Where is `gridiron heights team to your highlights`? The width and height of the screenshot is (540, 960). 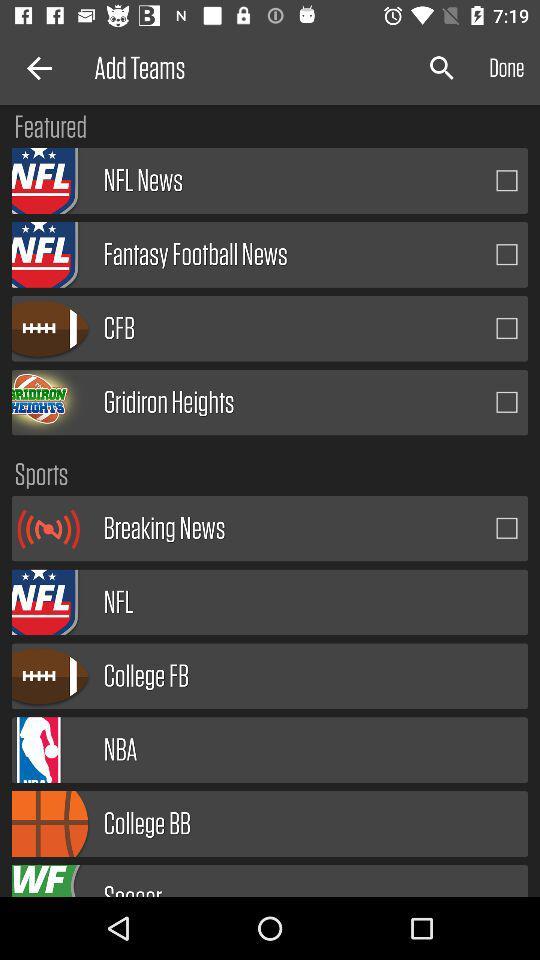
gridiron heights team to your highlights is located at coordinates (507, 401).